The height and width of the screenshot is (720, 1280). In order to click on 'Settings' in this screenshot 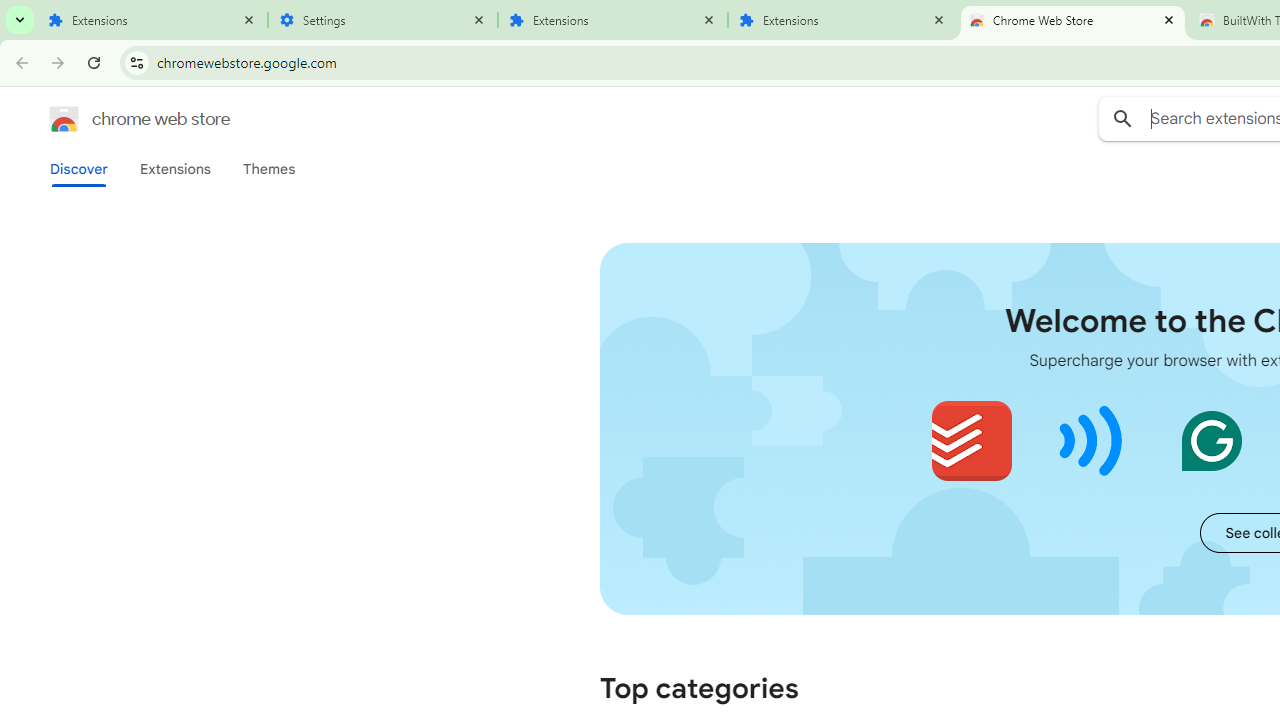, I will do `click(382, 20)`.